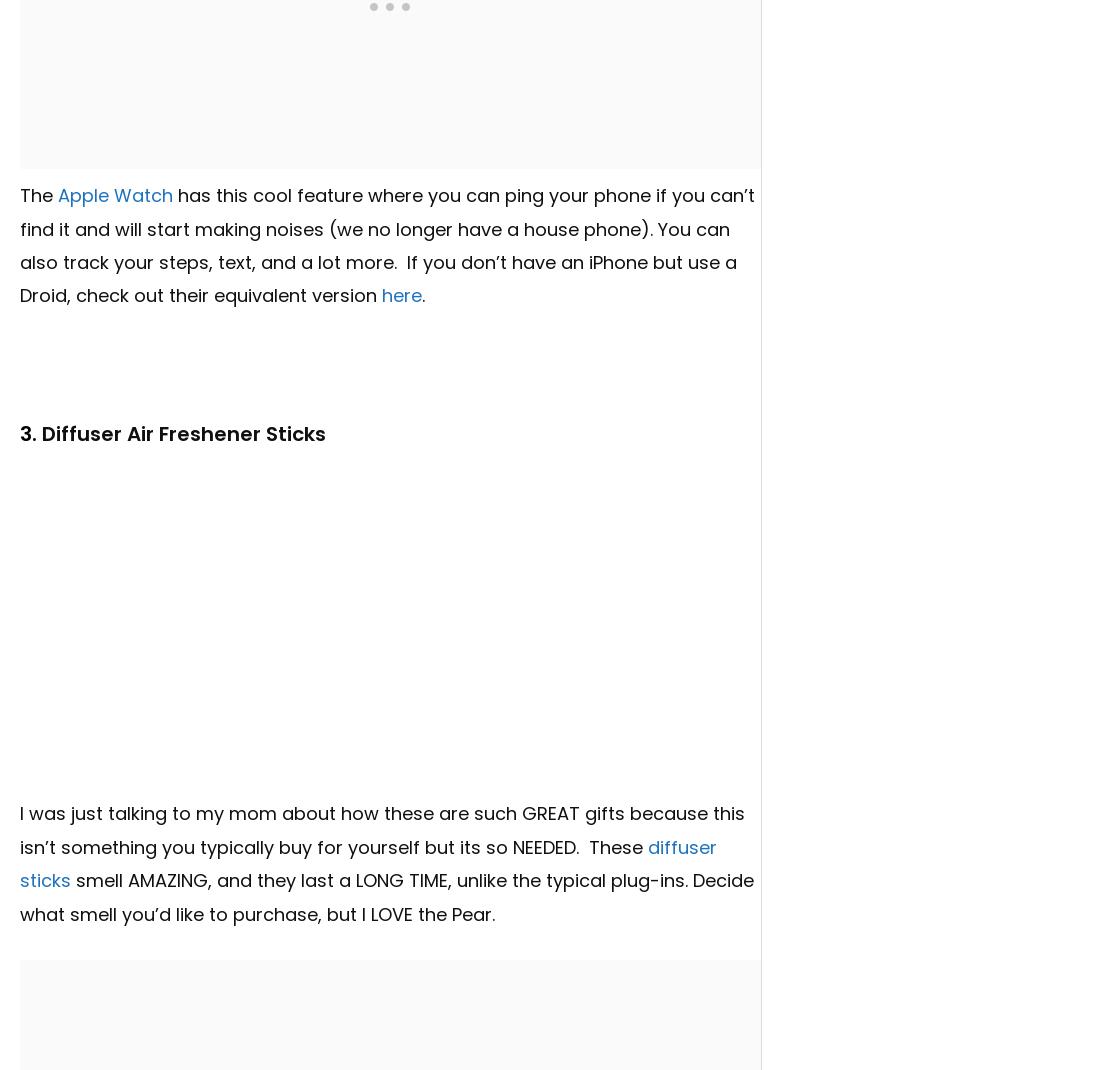 The height and width of the screenshot is (1070, 1100). What do you see at coordinates (183, 432) in the screenshot?
I see `'Diffuser Air Freshener Sticks'` at bounding box center [183, 432].